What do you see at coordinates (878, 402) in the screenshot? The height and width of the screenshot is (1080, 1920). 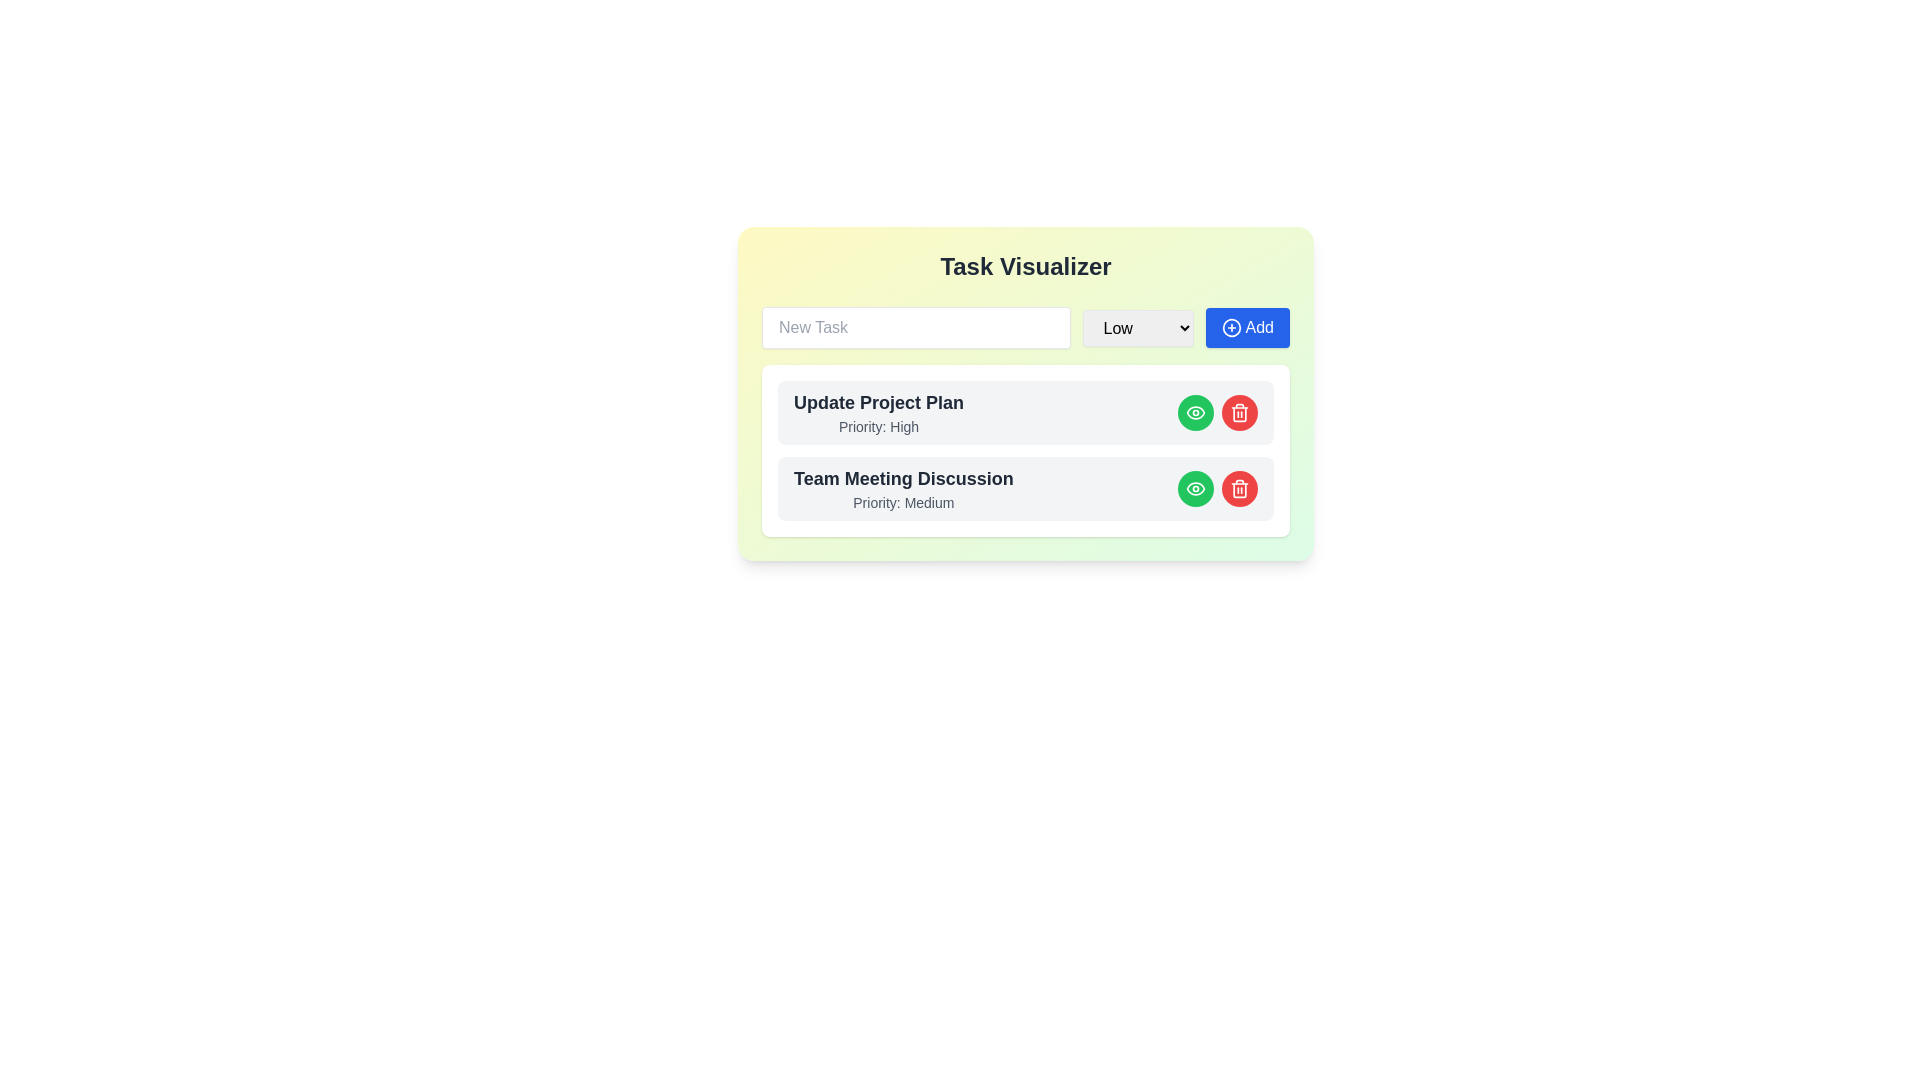 I see `assistive tools` at bounding box center [878, 402].